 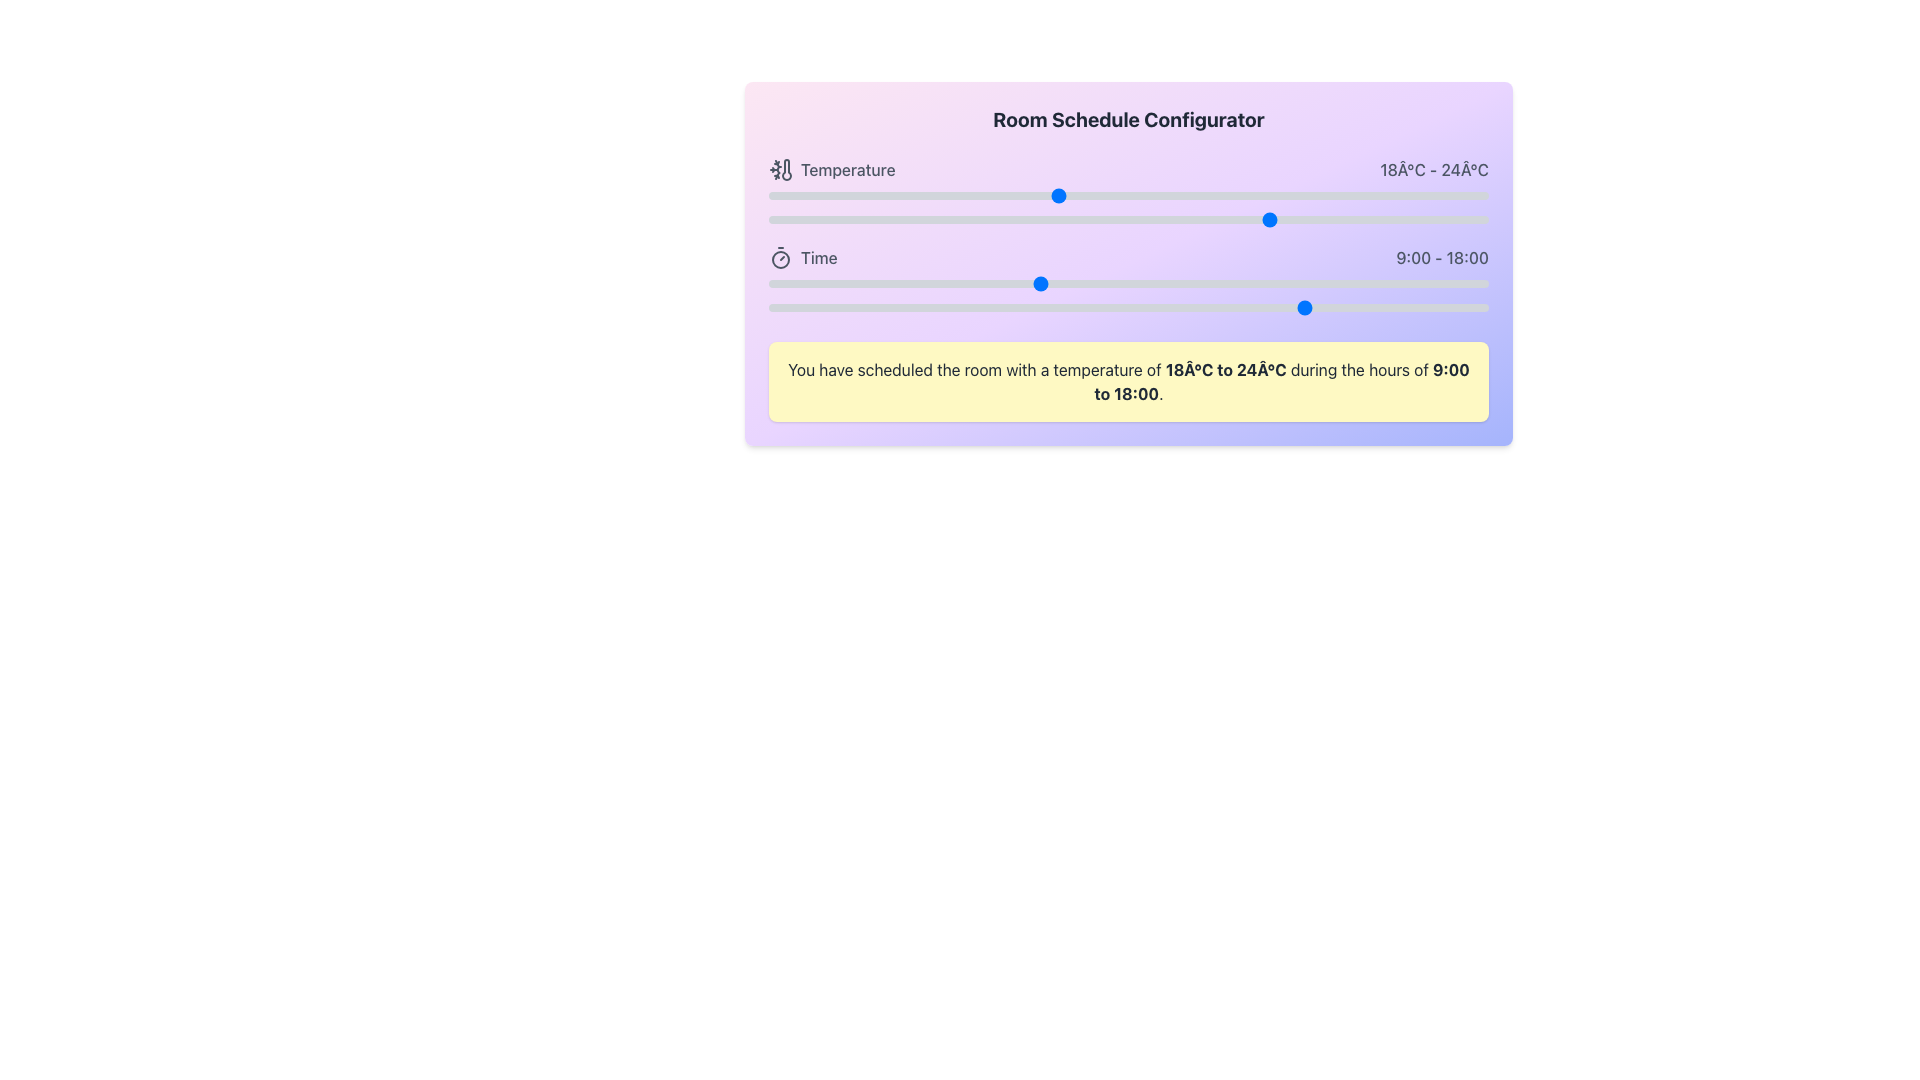 What do you see at coordinates (767, 219) in the screenshot?
I see `the slider value` at bounding box center [767, 219].